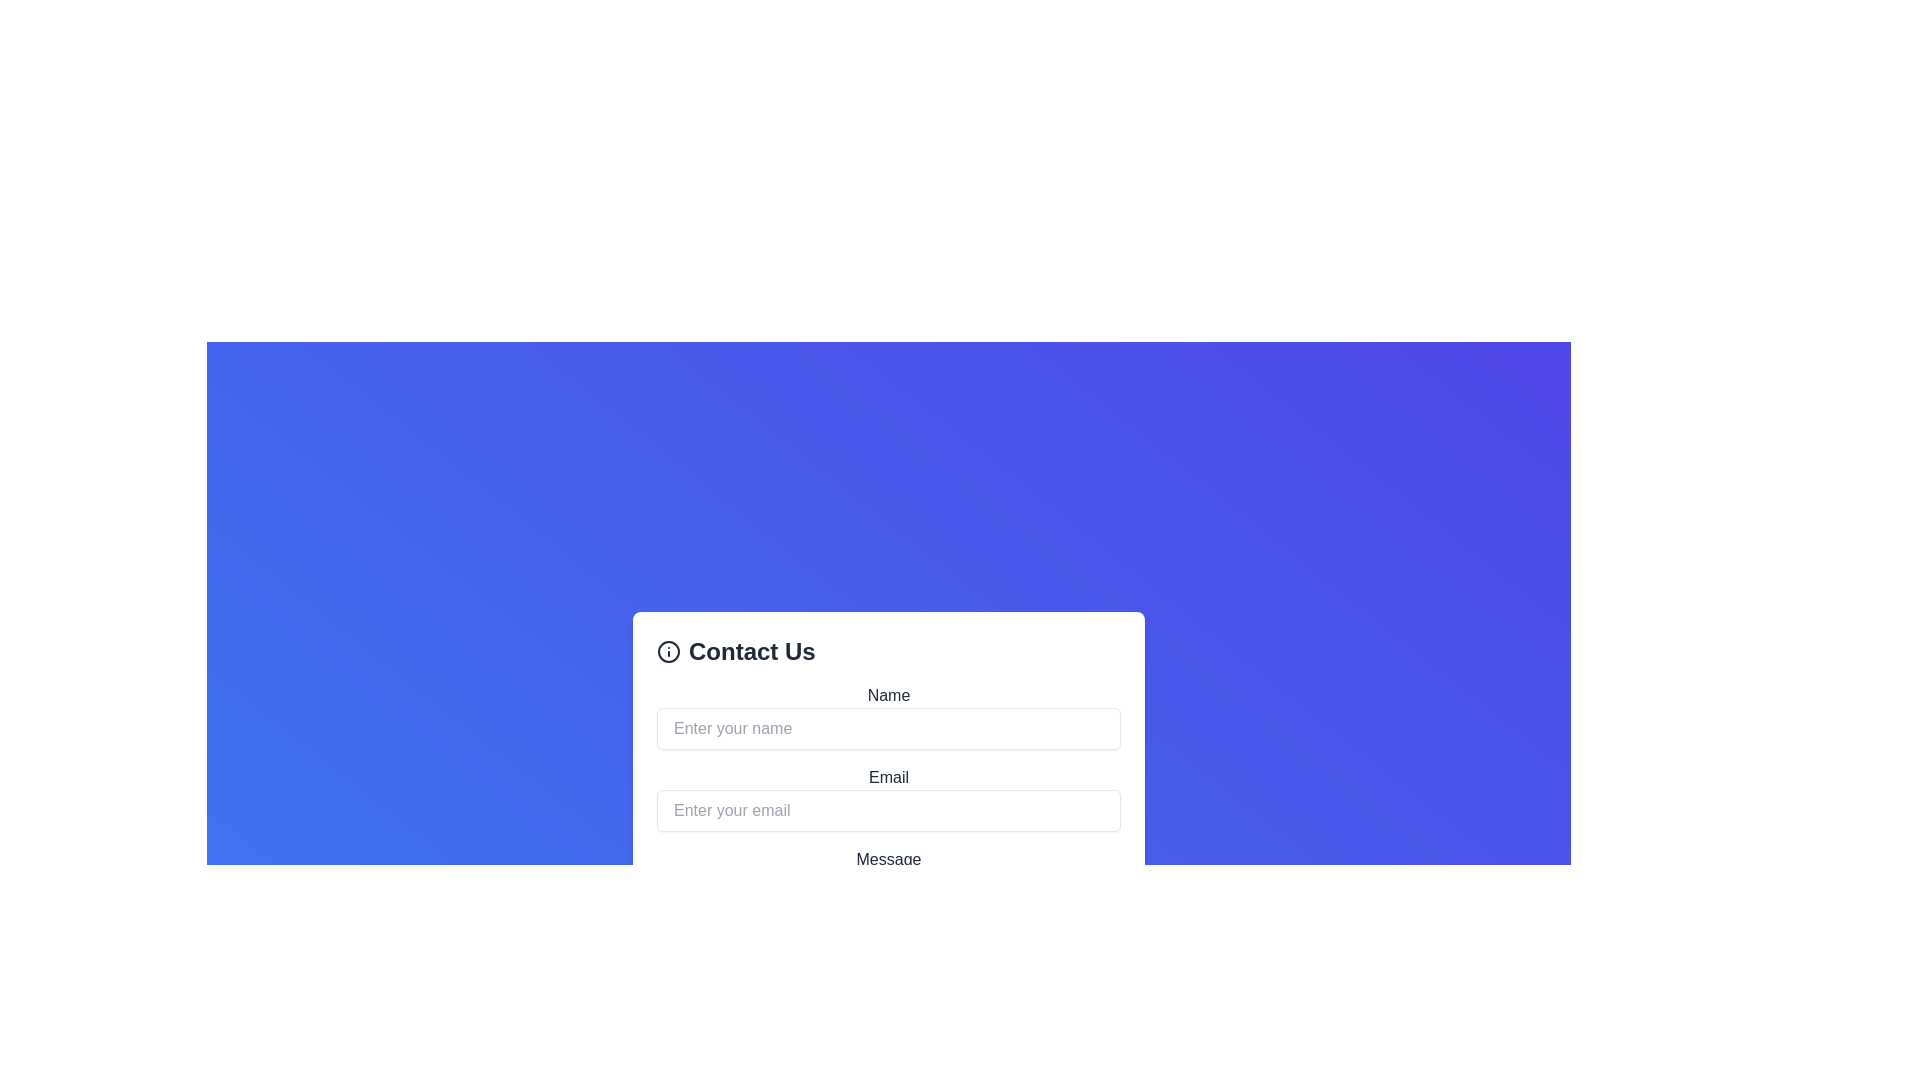 The image size is (1920, 1080). Describe the element at coordinates (887, 865) in the screenshot. I see `the 'Message' text area in the 'Contact Us' section to input a message or comment` at that location.